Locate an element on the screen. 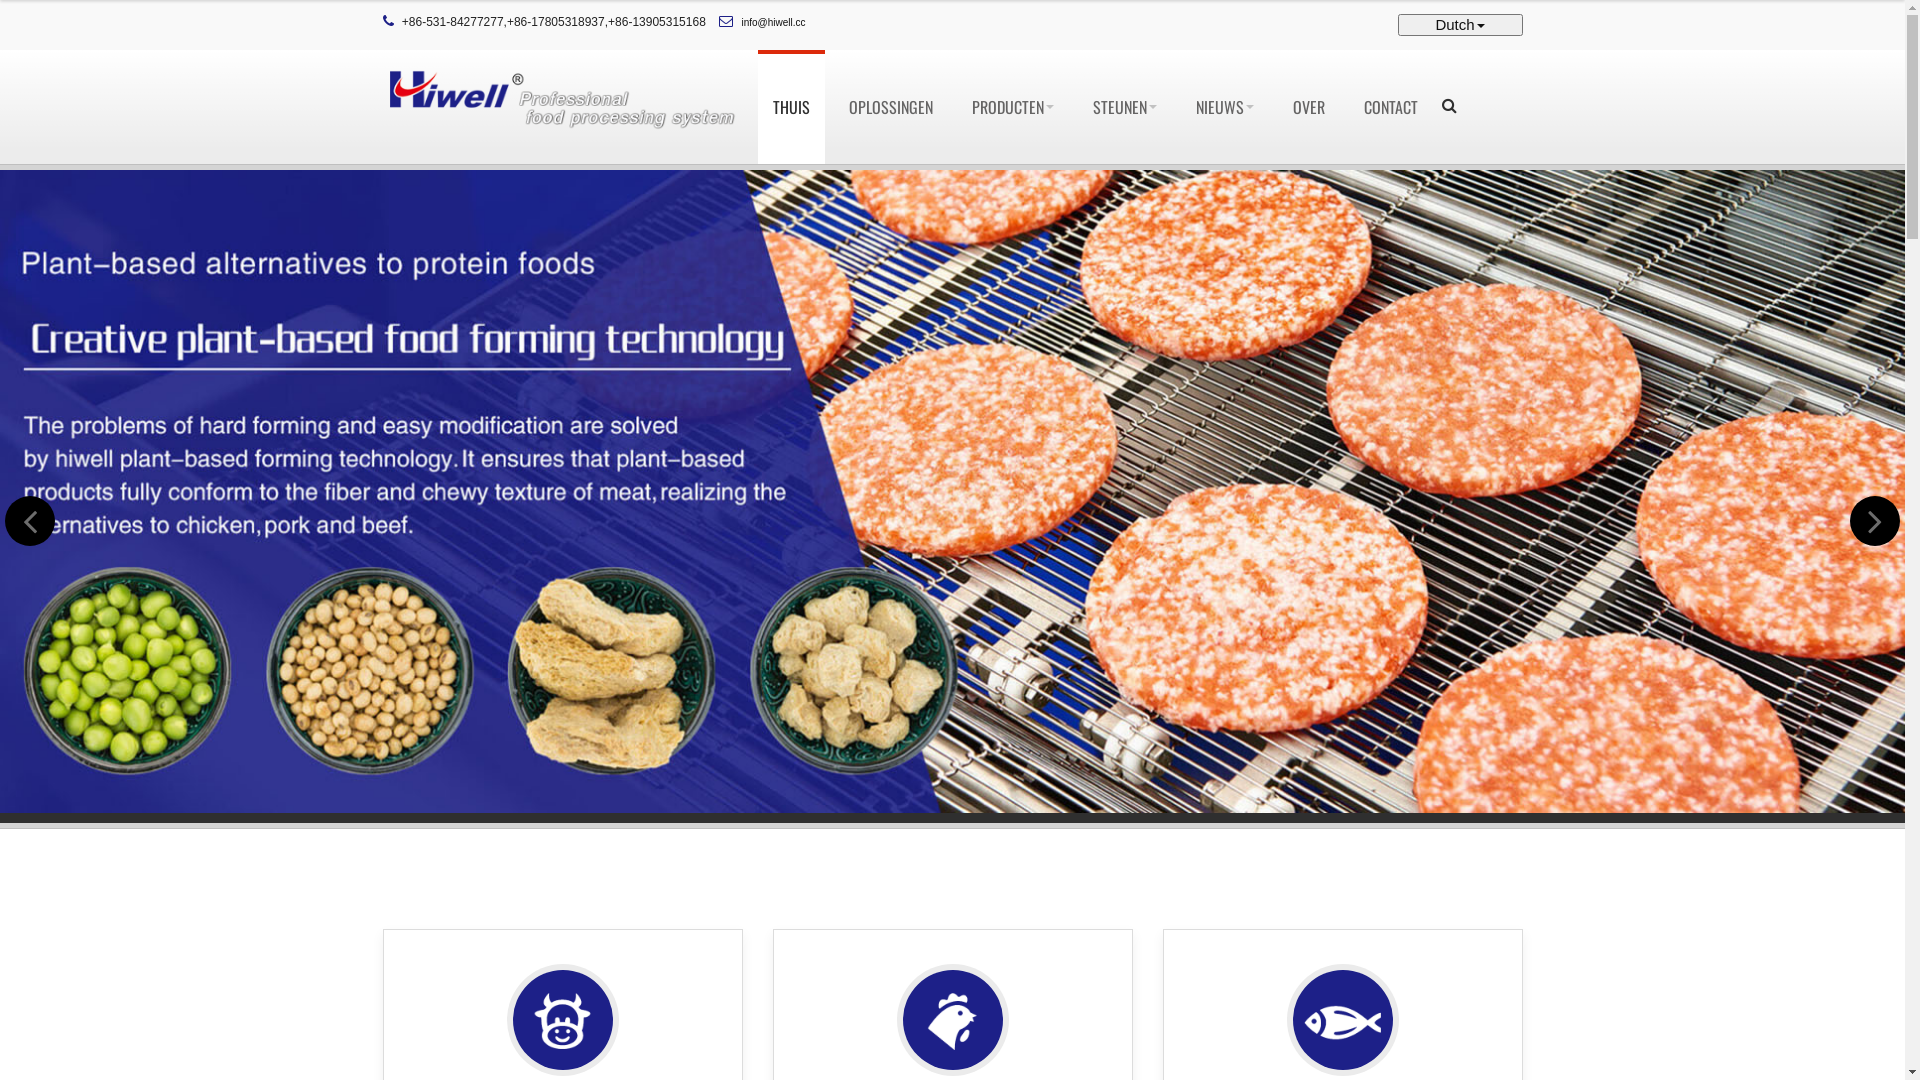 The height and width of the screenshot is (1080, 1920). 'NIEUWS' is located at coordinates (1223, 107).